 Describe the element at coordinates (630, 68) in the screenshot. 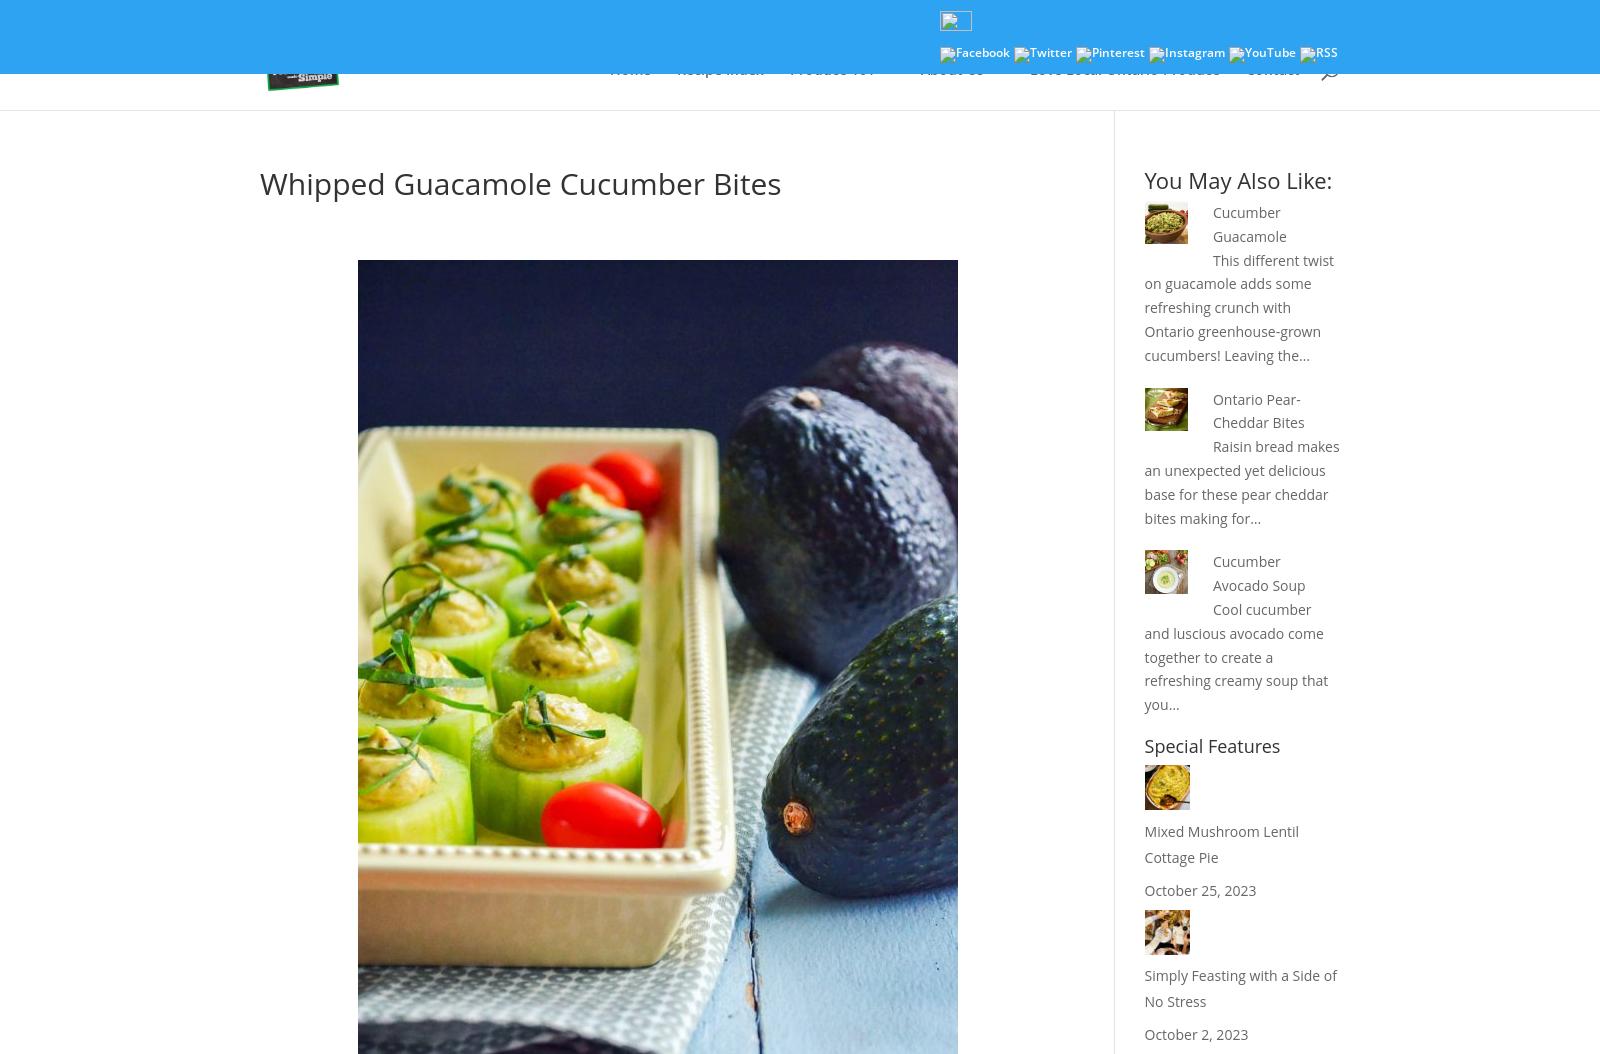

I see `'Home'` at that location.